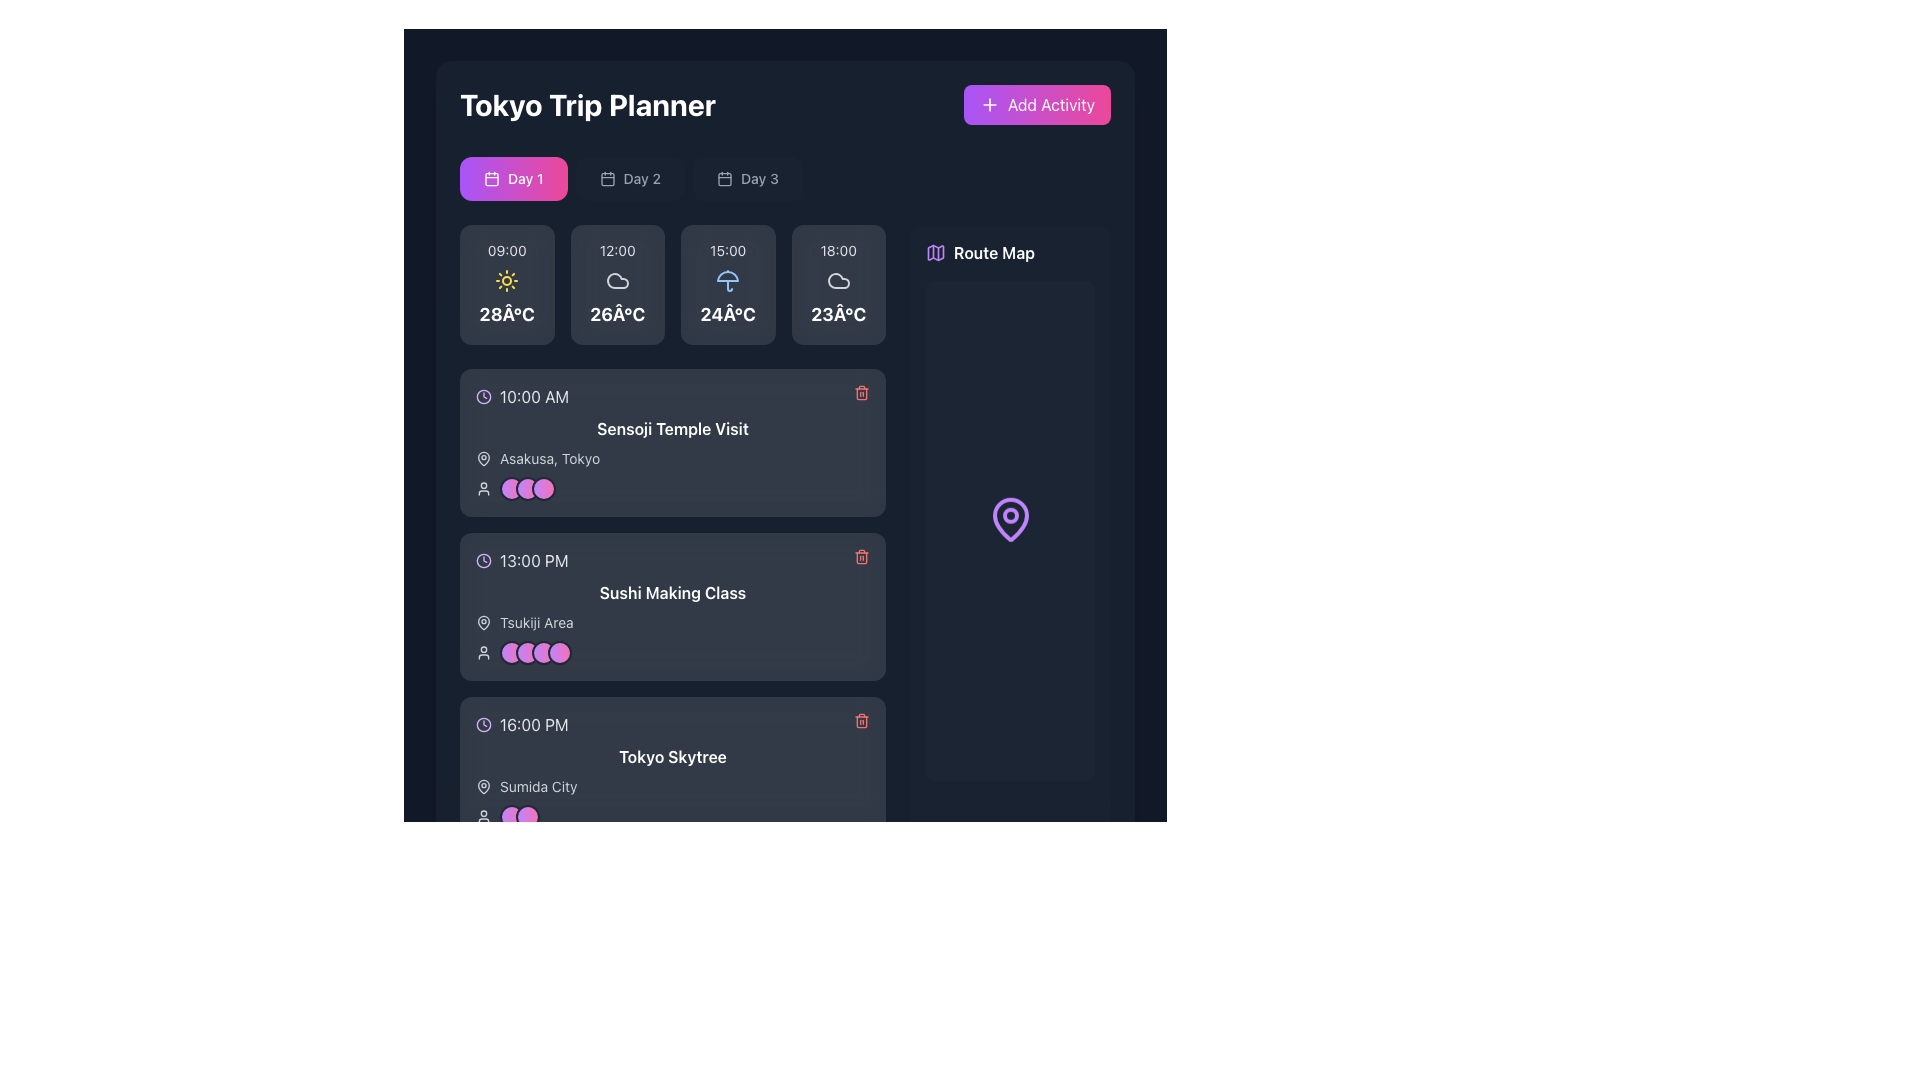  What do you see at coordinates (484, 459) in the screenshot?
I see `the map pin icon indicating the location 'Asakusa, Tokyo', which is positioned before the adjacent text` at bounding box center [484, 459].